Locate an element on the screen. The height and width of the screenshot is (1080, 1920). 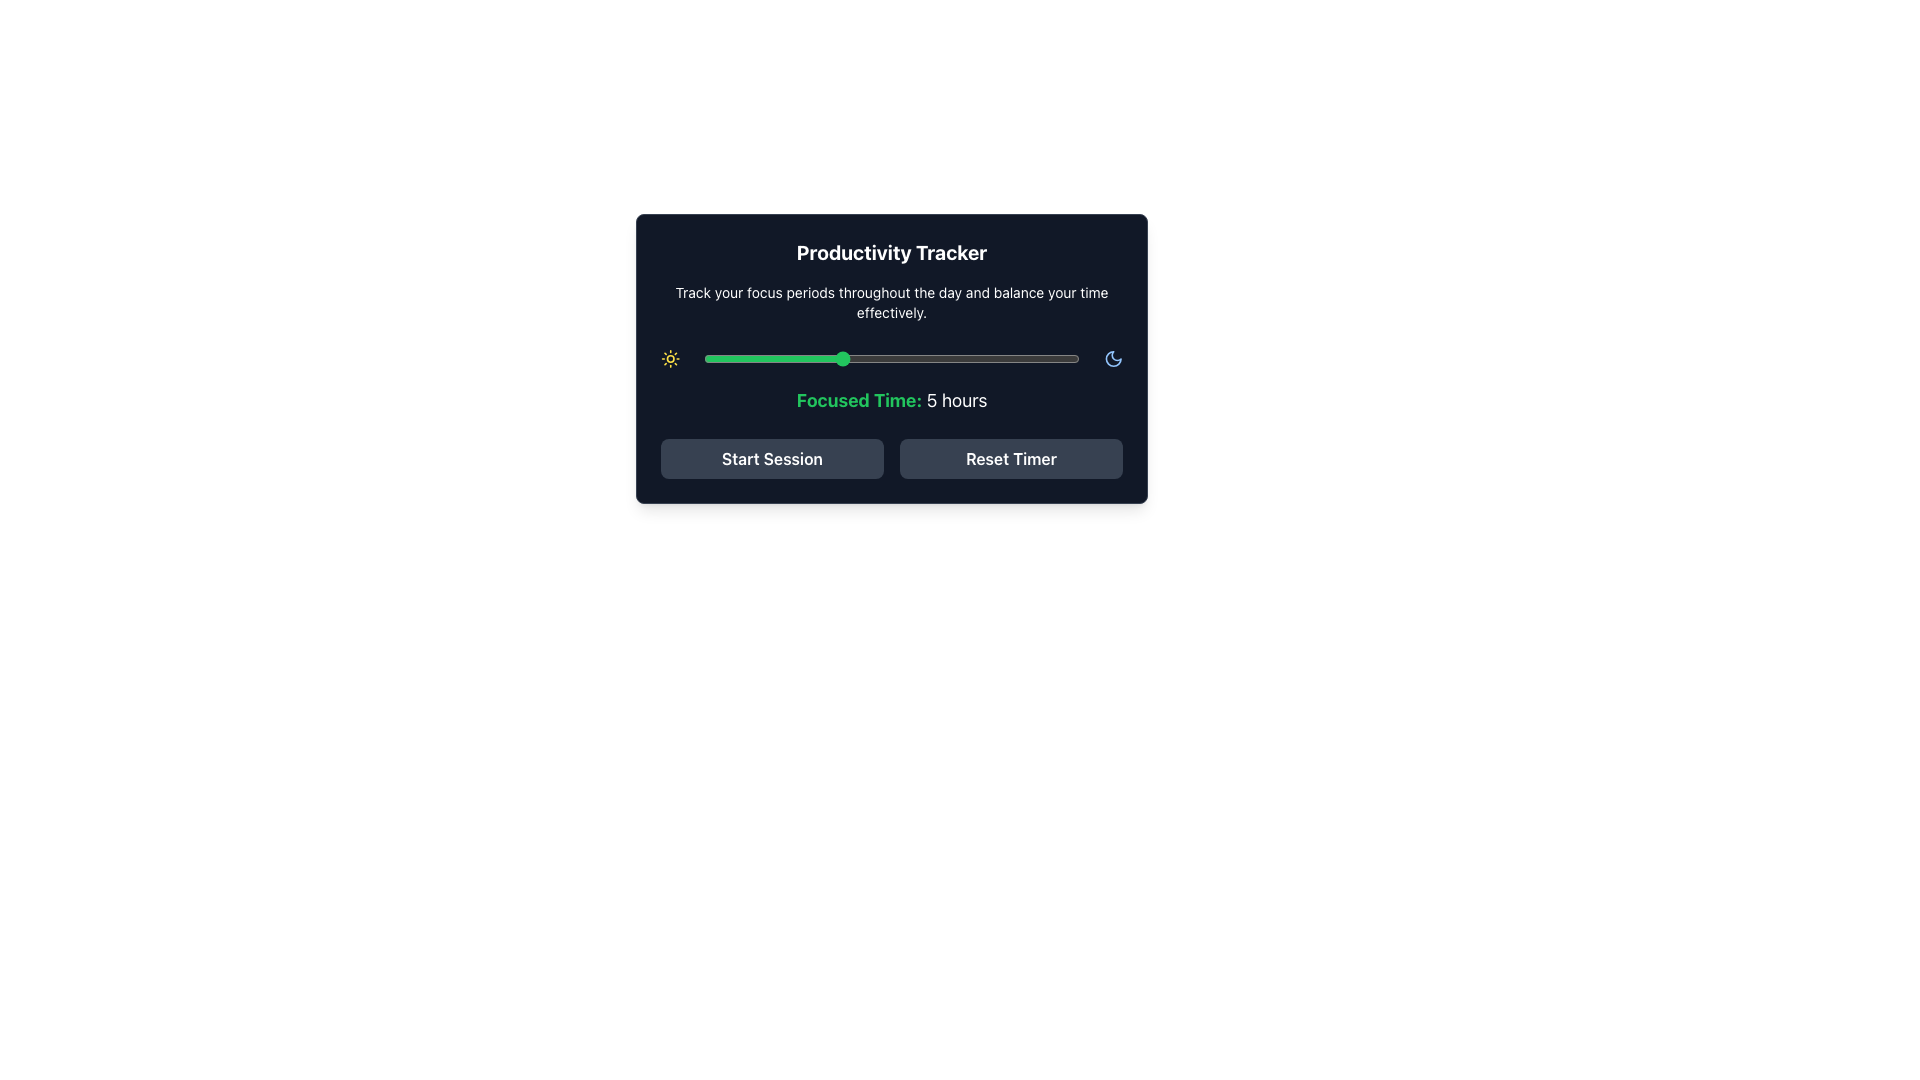
the 'Productivity Tracker' widget component, which has a dark gray background, white text, and includes buttons for 'Start Session' and 'Reset Timer' is located at coordinates (891, 357).